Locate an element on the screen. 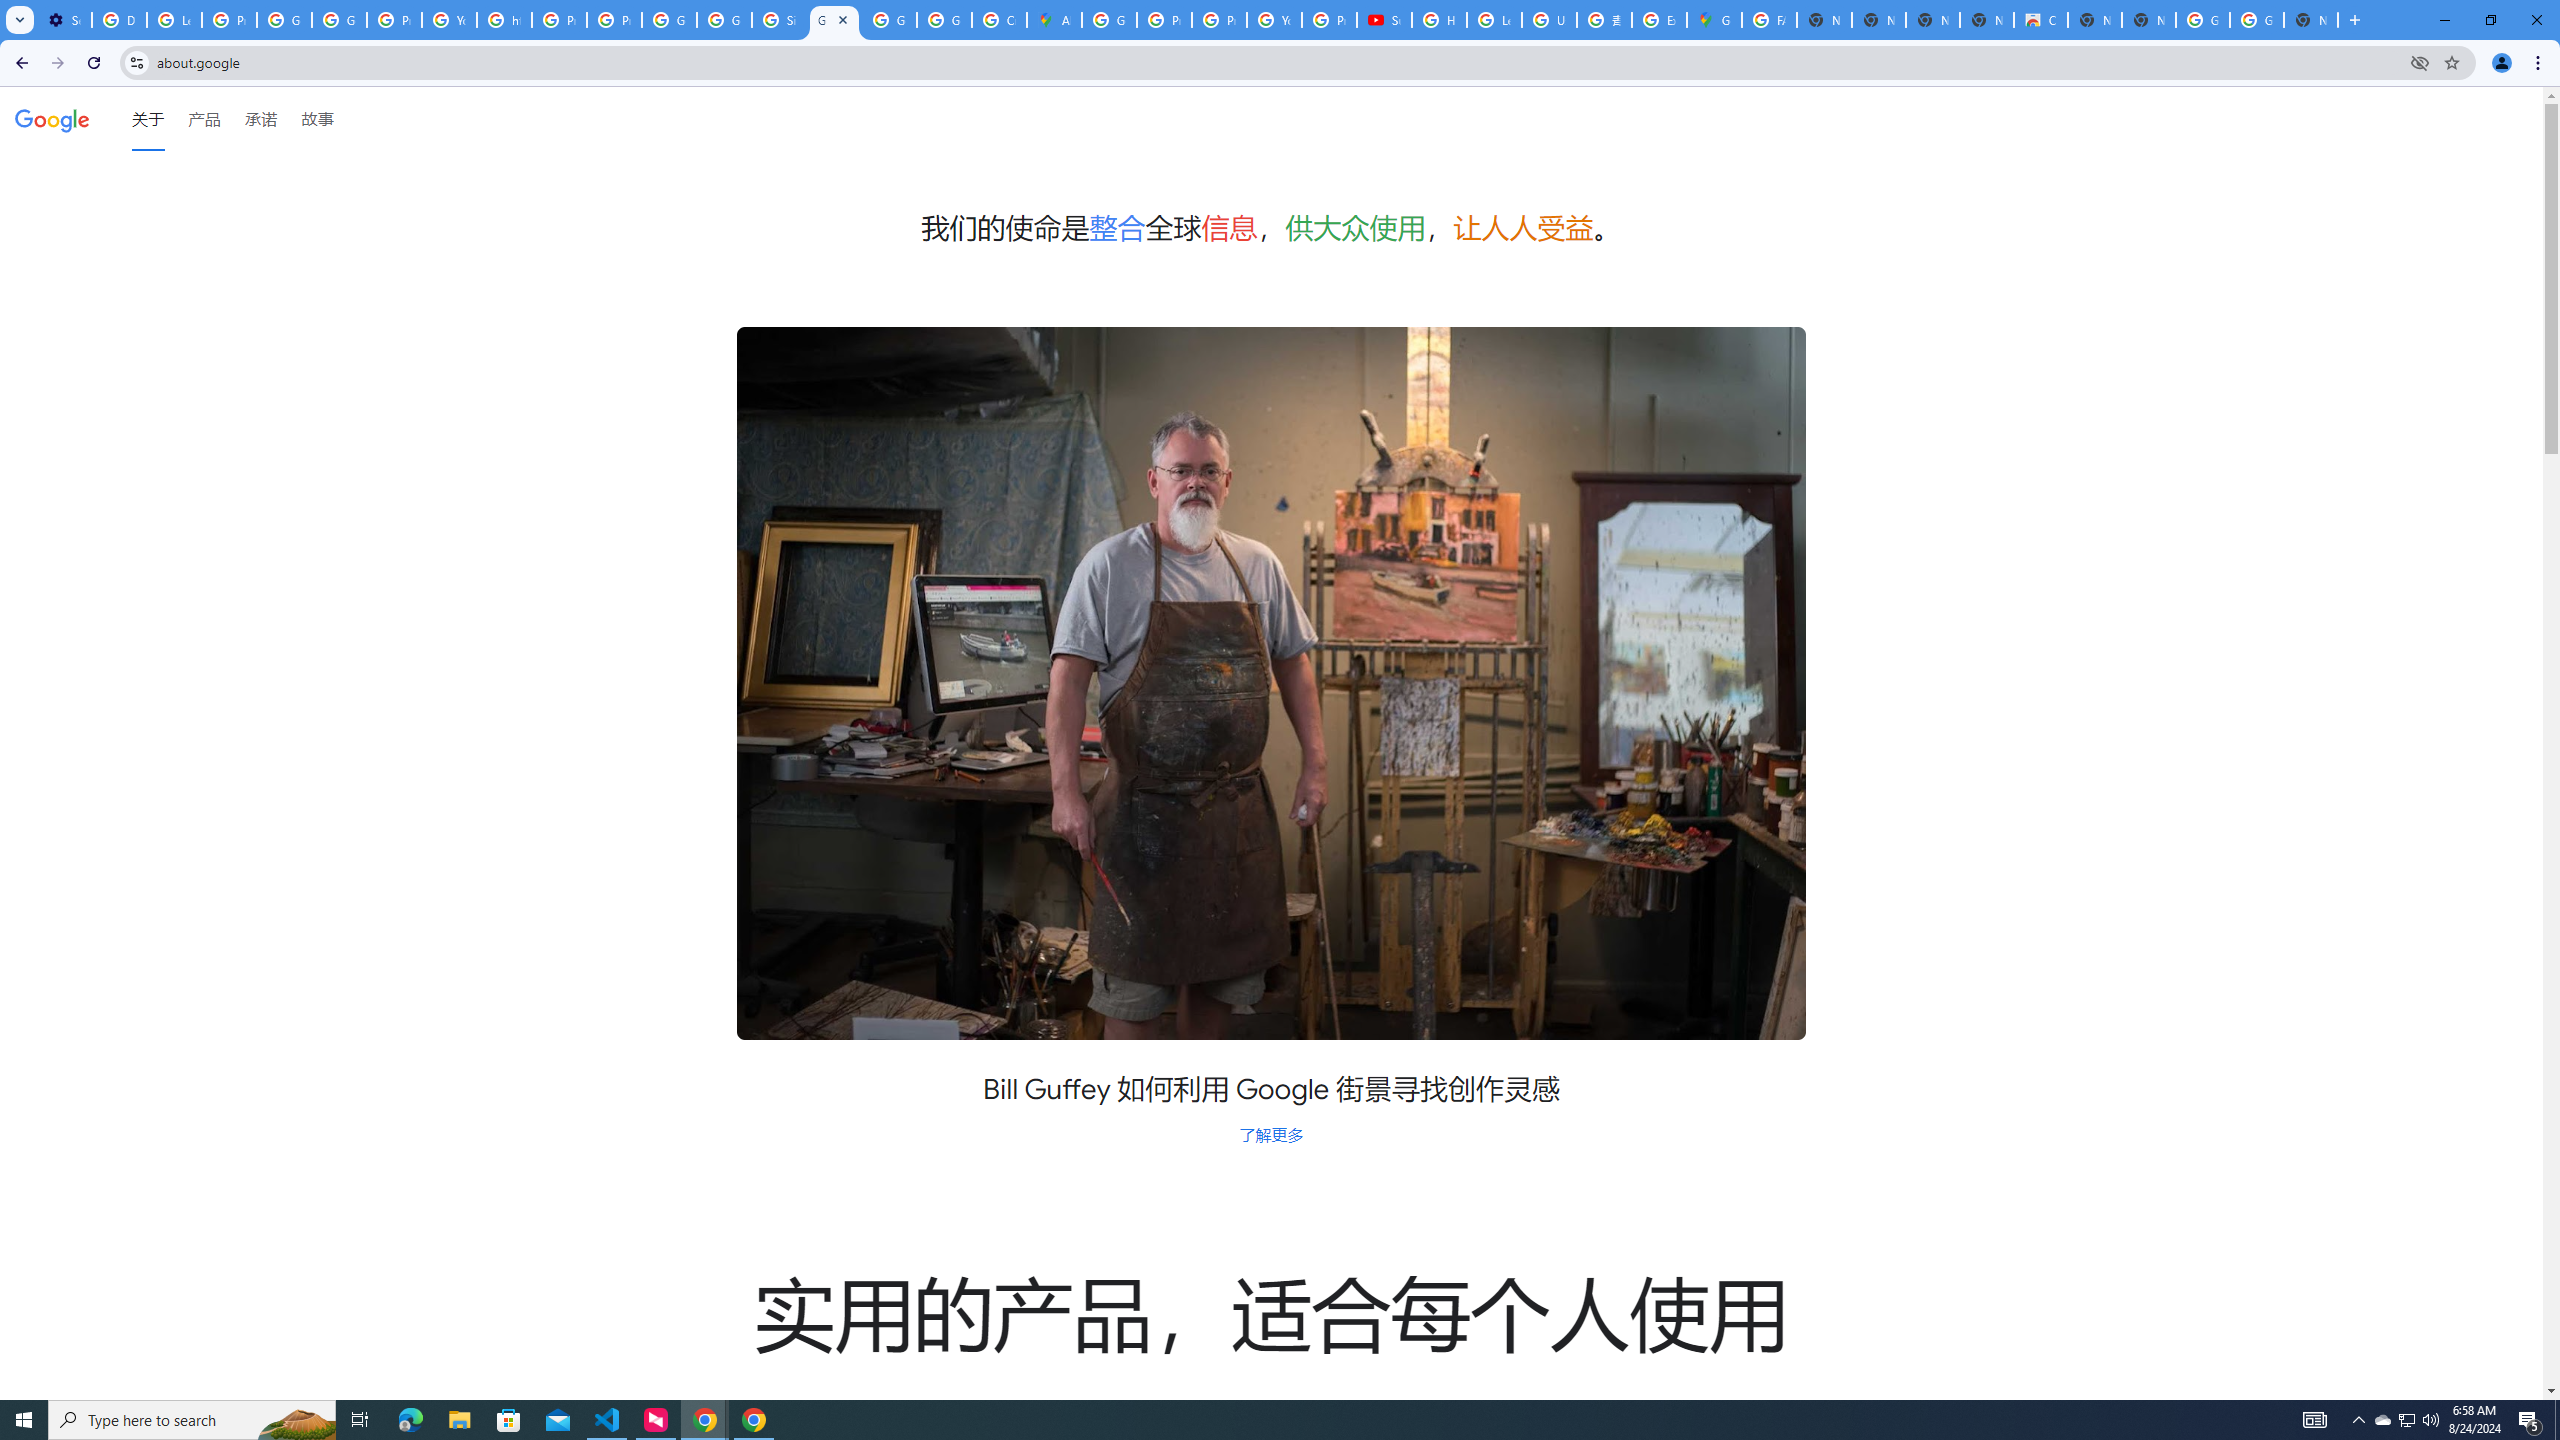  'Google Account Help' is located at coordinates (284, 19).